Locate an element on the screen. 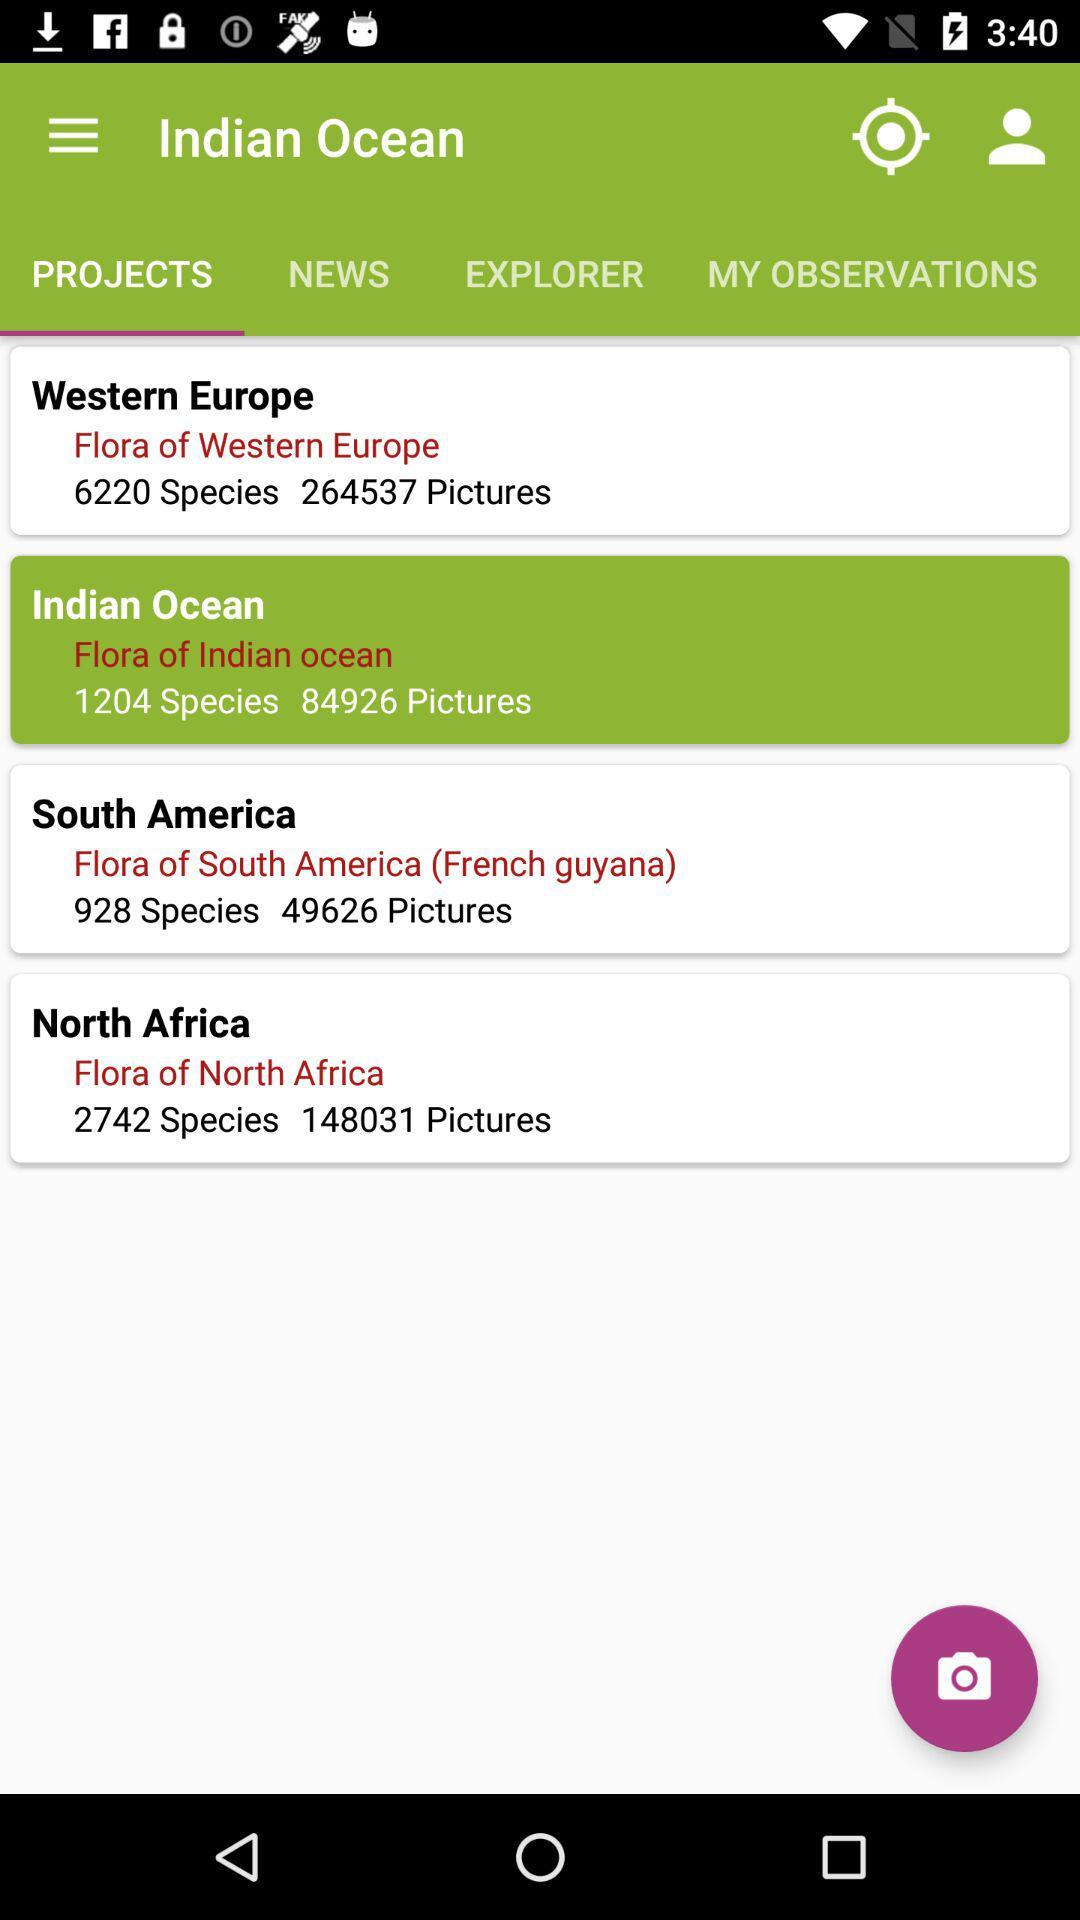  the app next to the indian ocean item is located at coordinates (72, 135).